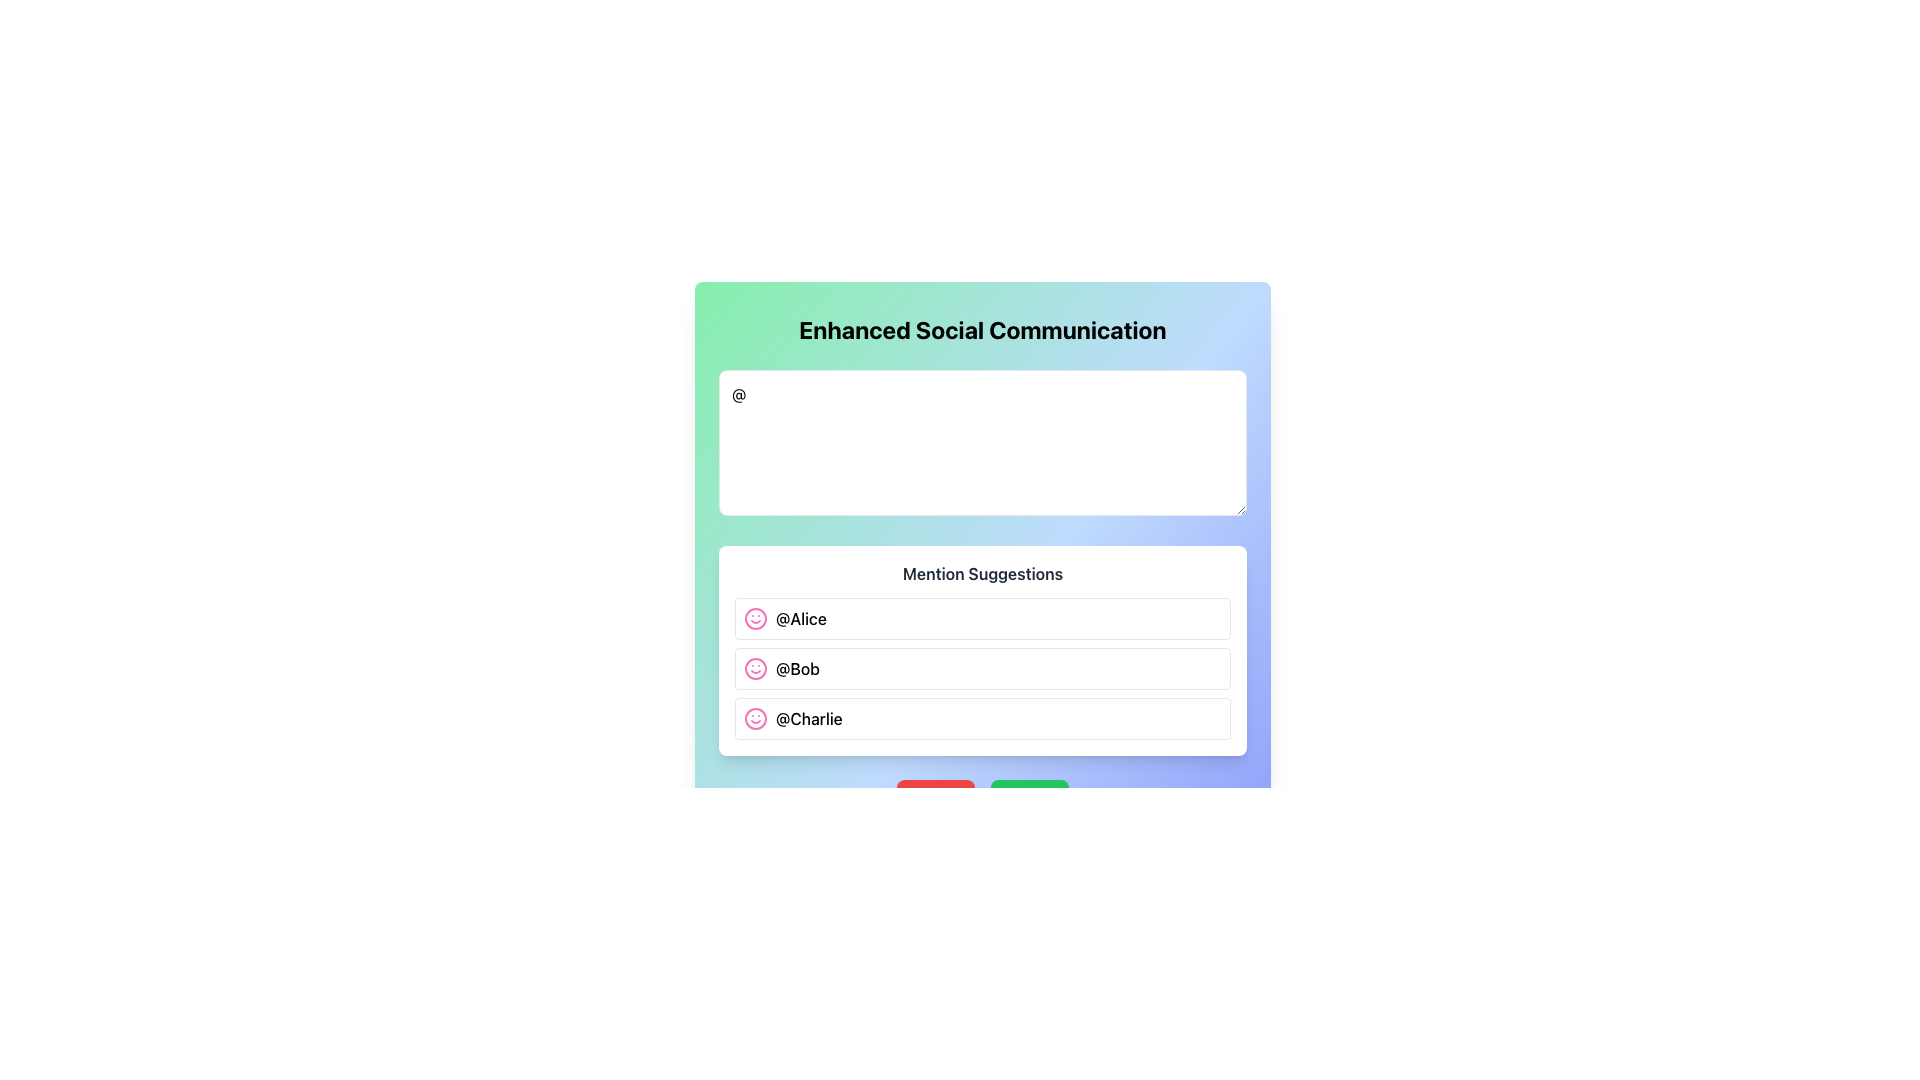 The image size is (1920, 1080). Describe the element at coordinates (754, 668) in the screenshot. I see `circular icon element that forms the base of the smiley face icon, located to the left of the text '@Bob' in the mention suggestions list` at that location.